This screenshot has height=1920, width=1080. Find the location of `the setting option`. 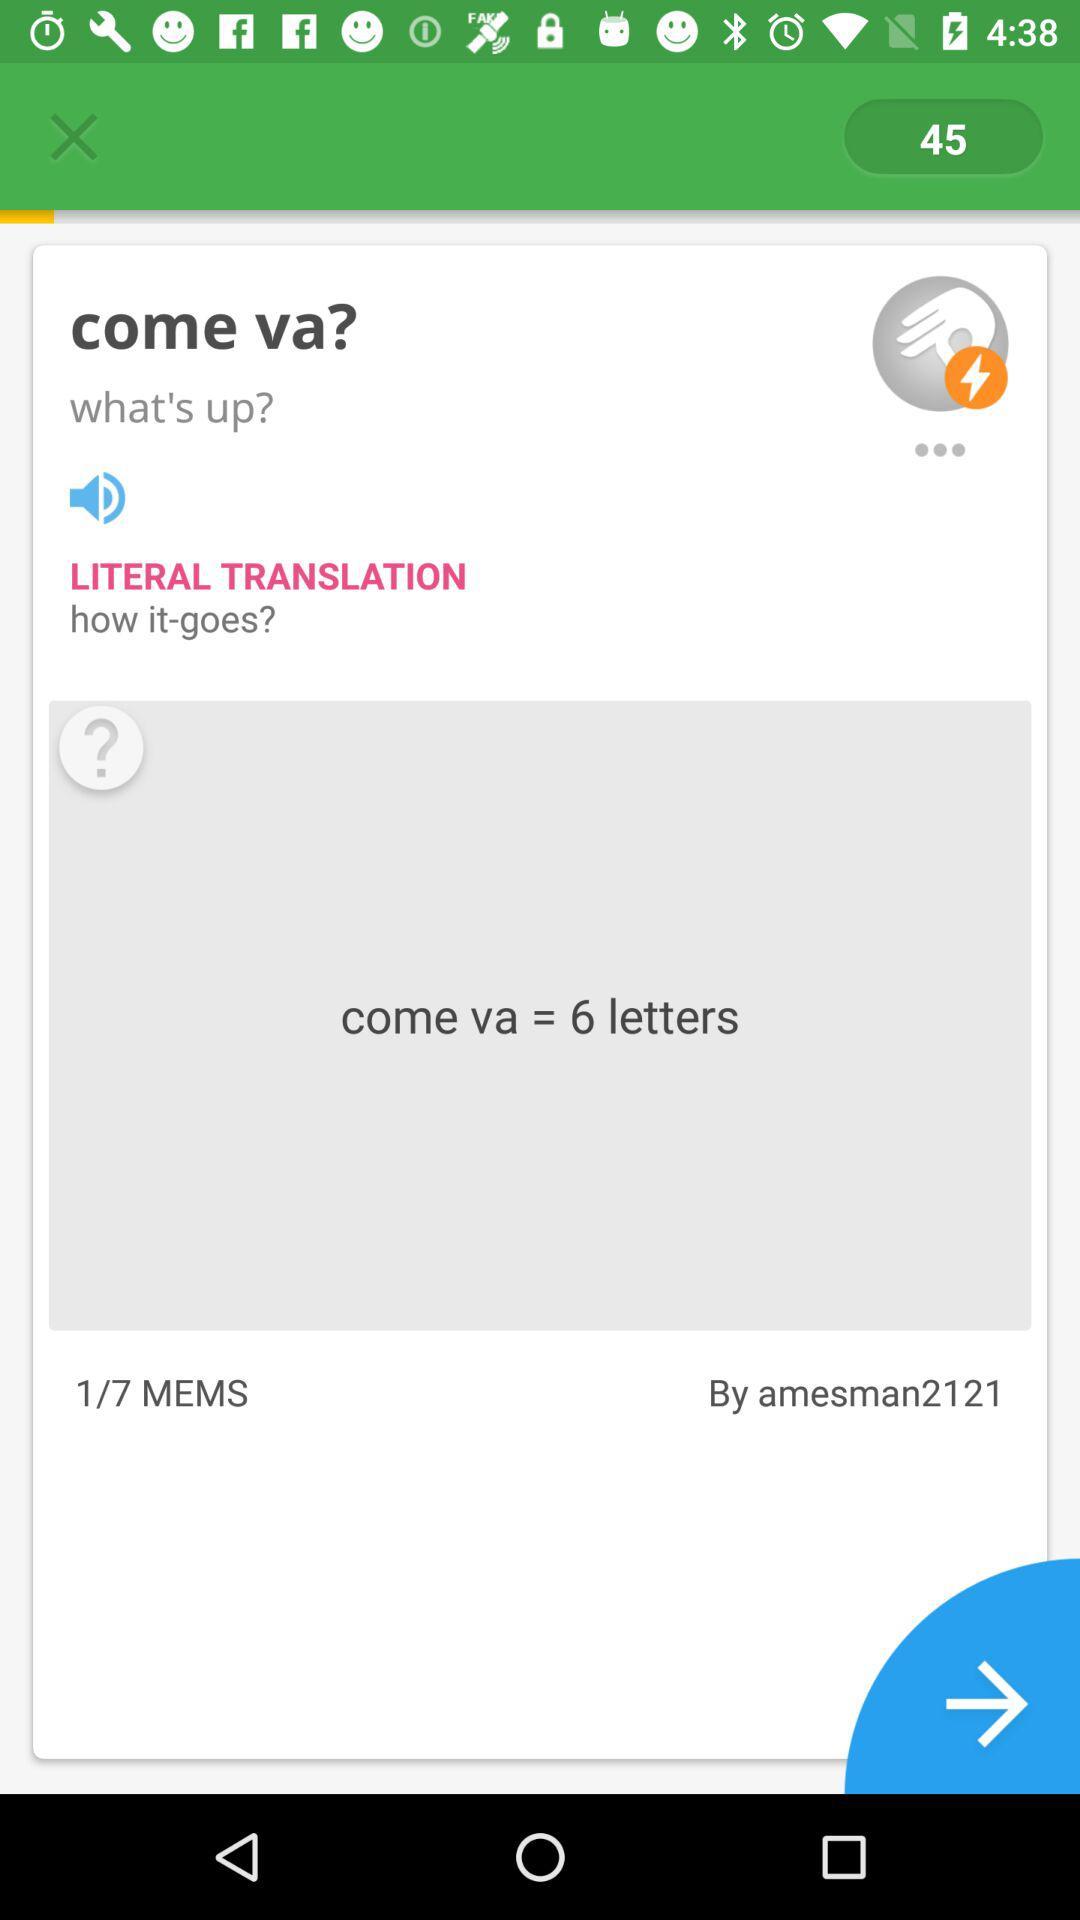

the setting option is located at coordinates (940, 449).